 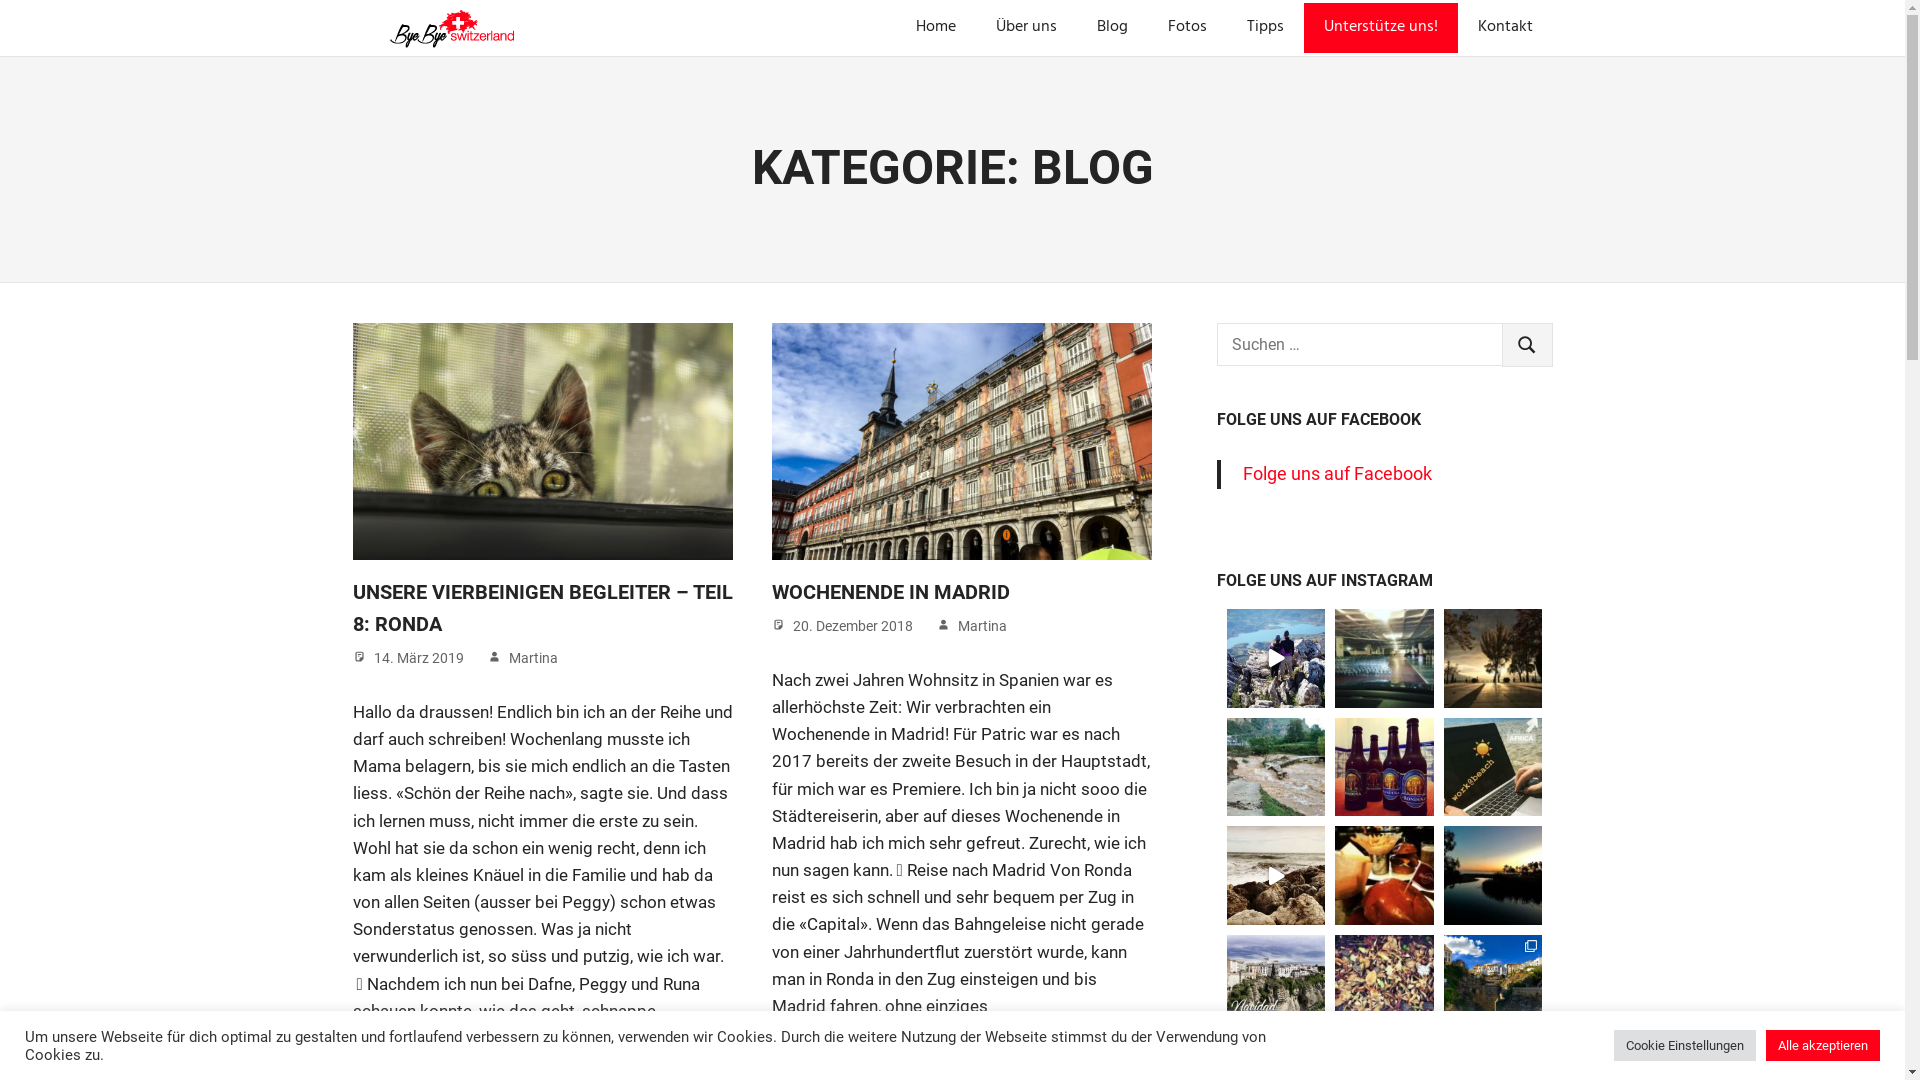 I want to click on 'Blog', so click(x=1110, y=27).